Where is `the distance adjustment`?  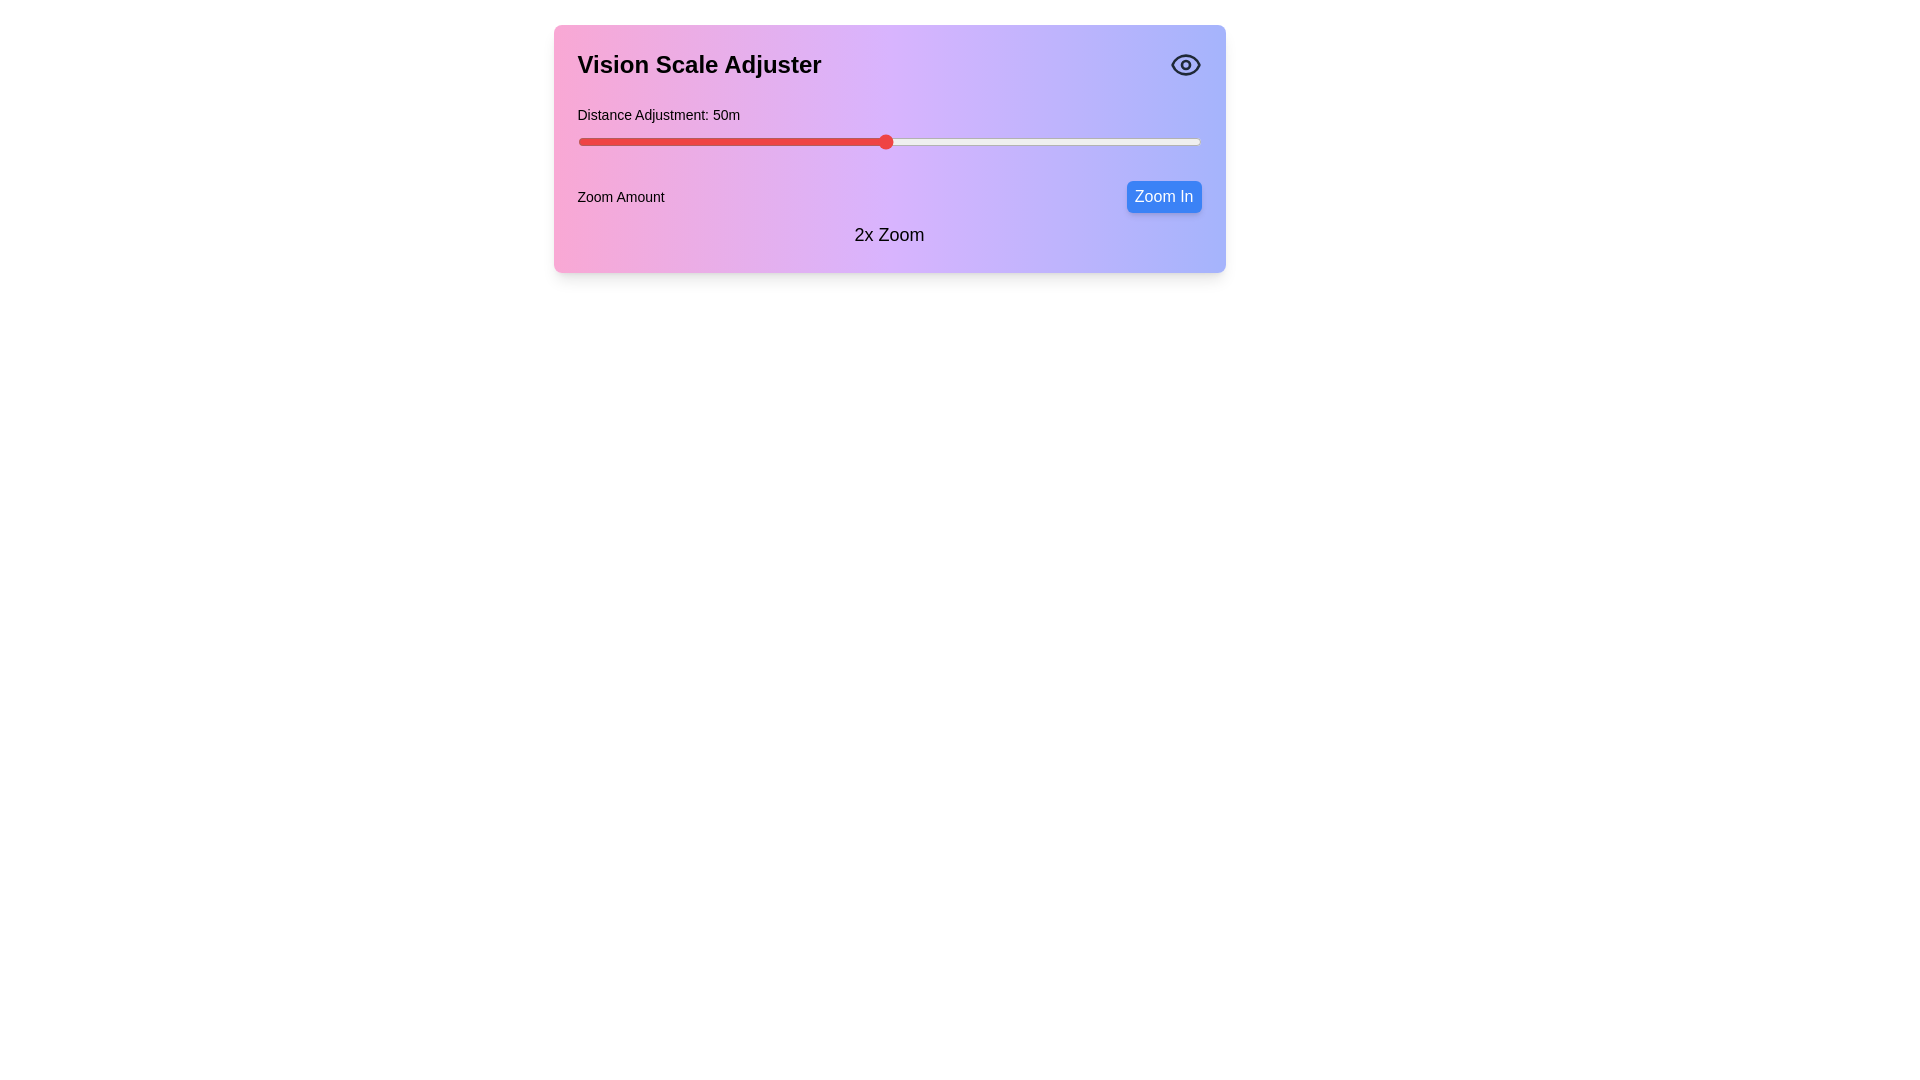
the distance adjustment is located at coordinates (1074, 141).